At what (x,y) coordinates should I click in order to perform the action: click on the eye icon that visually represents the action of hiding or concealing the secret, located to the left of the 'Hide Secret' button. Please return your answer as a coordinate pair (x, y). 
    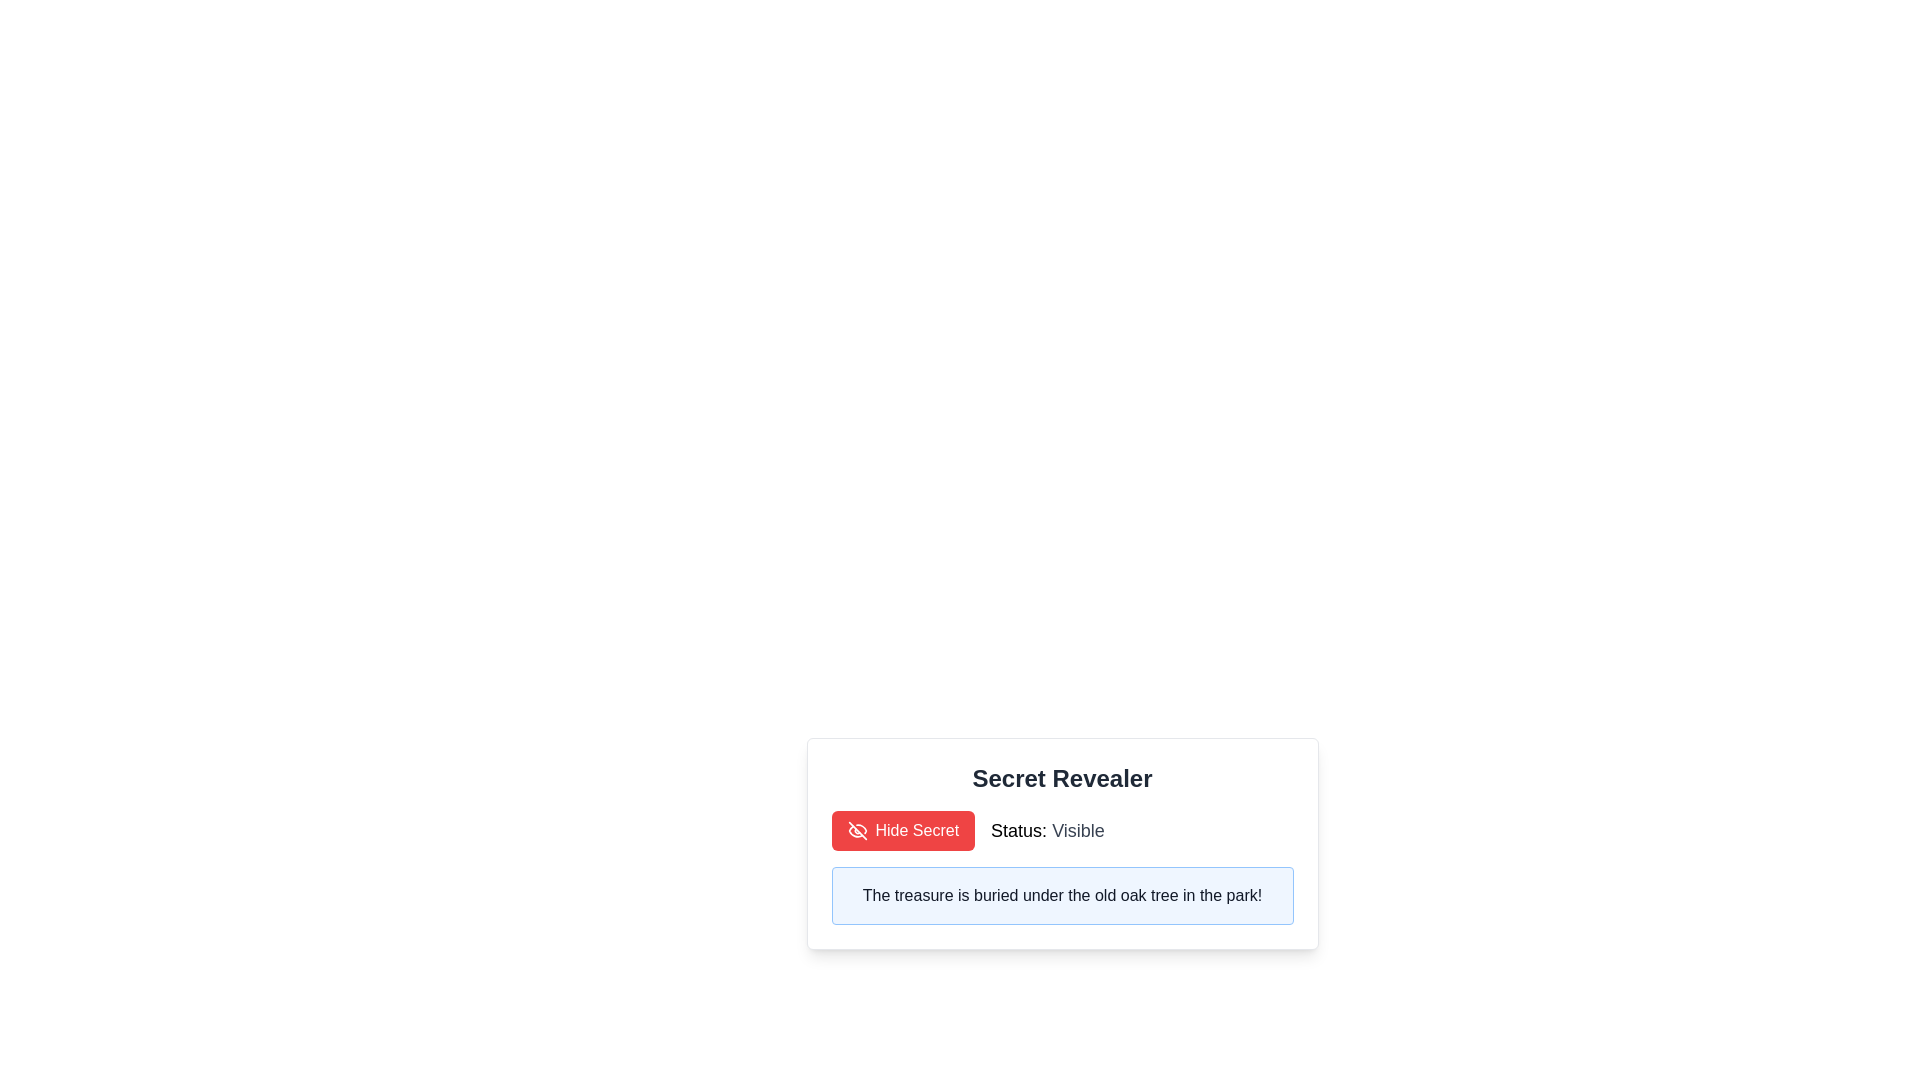
    Looking at the image, I should click on (857, 830).